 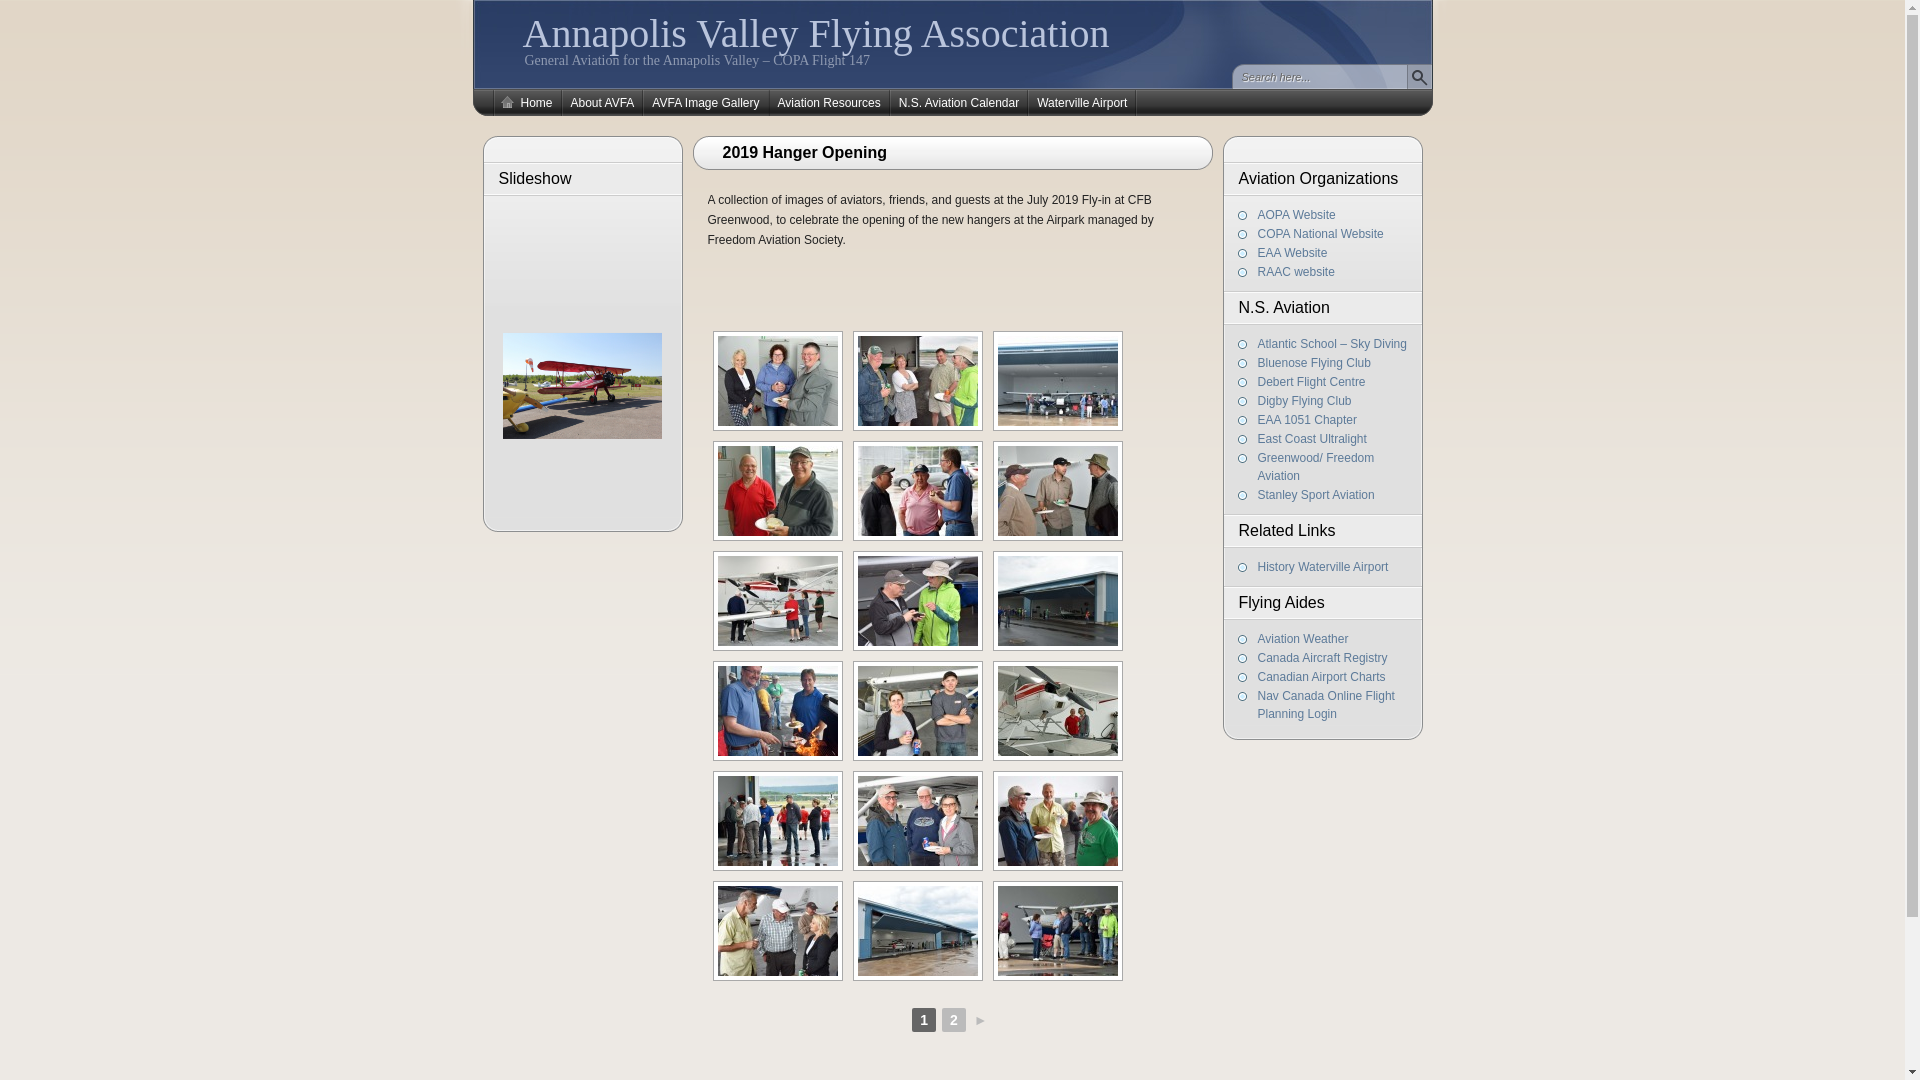 I want to click on 'About AVFA', so click(x=561, y=103).